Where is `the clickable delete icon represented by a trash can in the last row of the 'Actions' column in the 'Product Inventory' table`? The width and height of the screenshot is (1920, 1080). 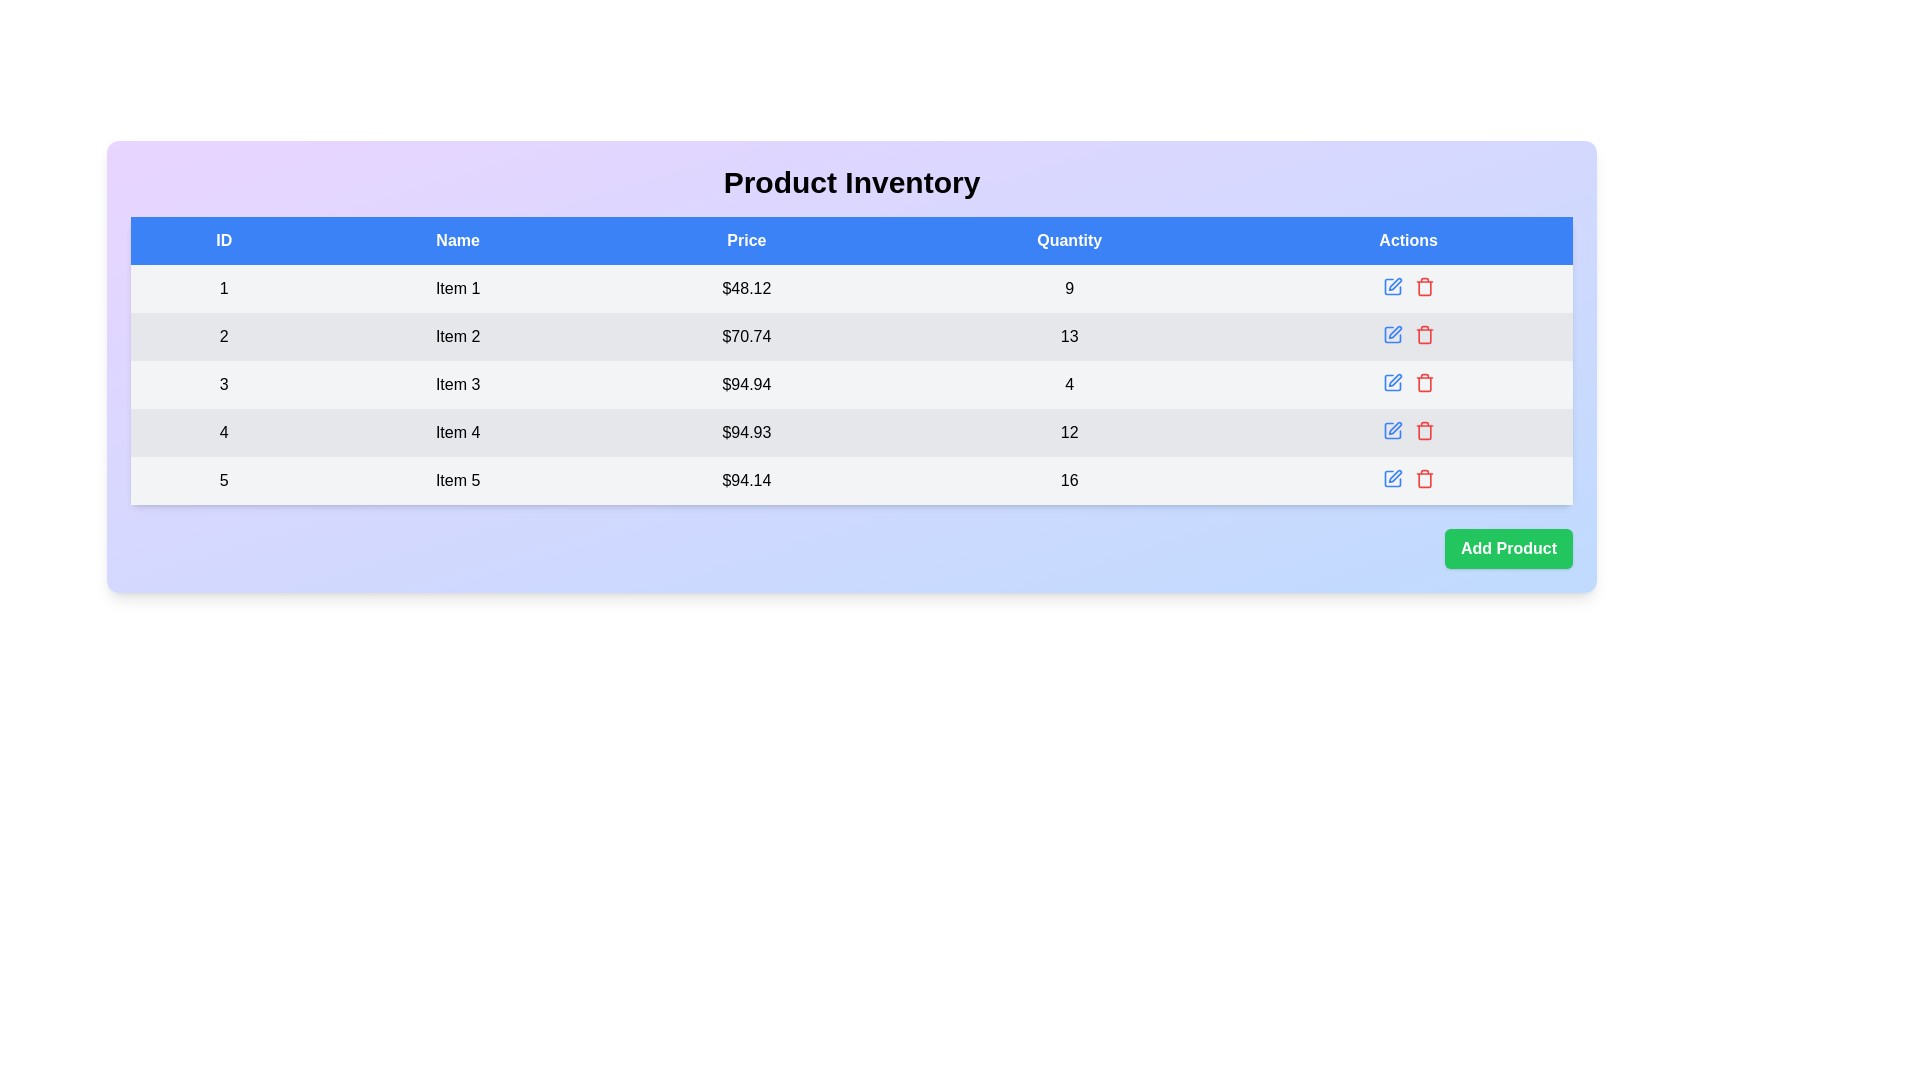 the clickable delete icon represented by a trash can in the last row of the 'Actions' column in the 'Product Inventory' table is located at coordinates (1423, 480).